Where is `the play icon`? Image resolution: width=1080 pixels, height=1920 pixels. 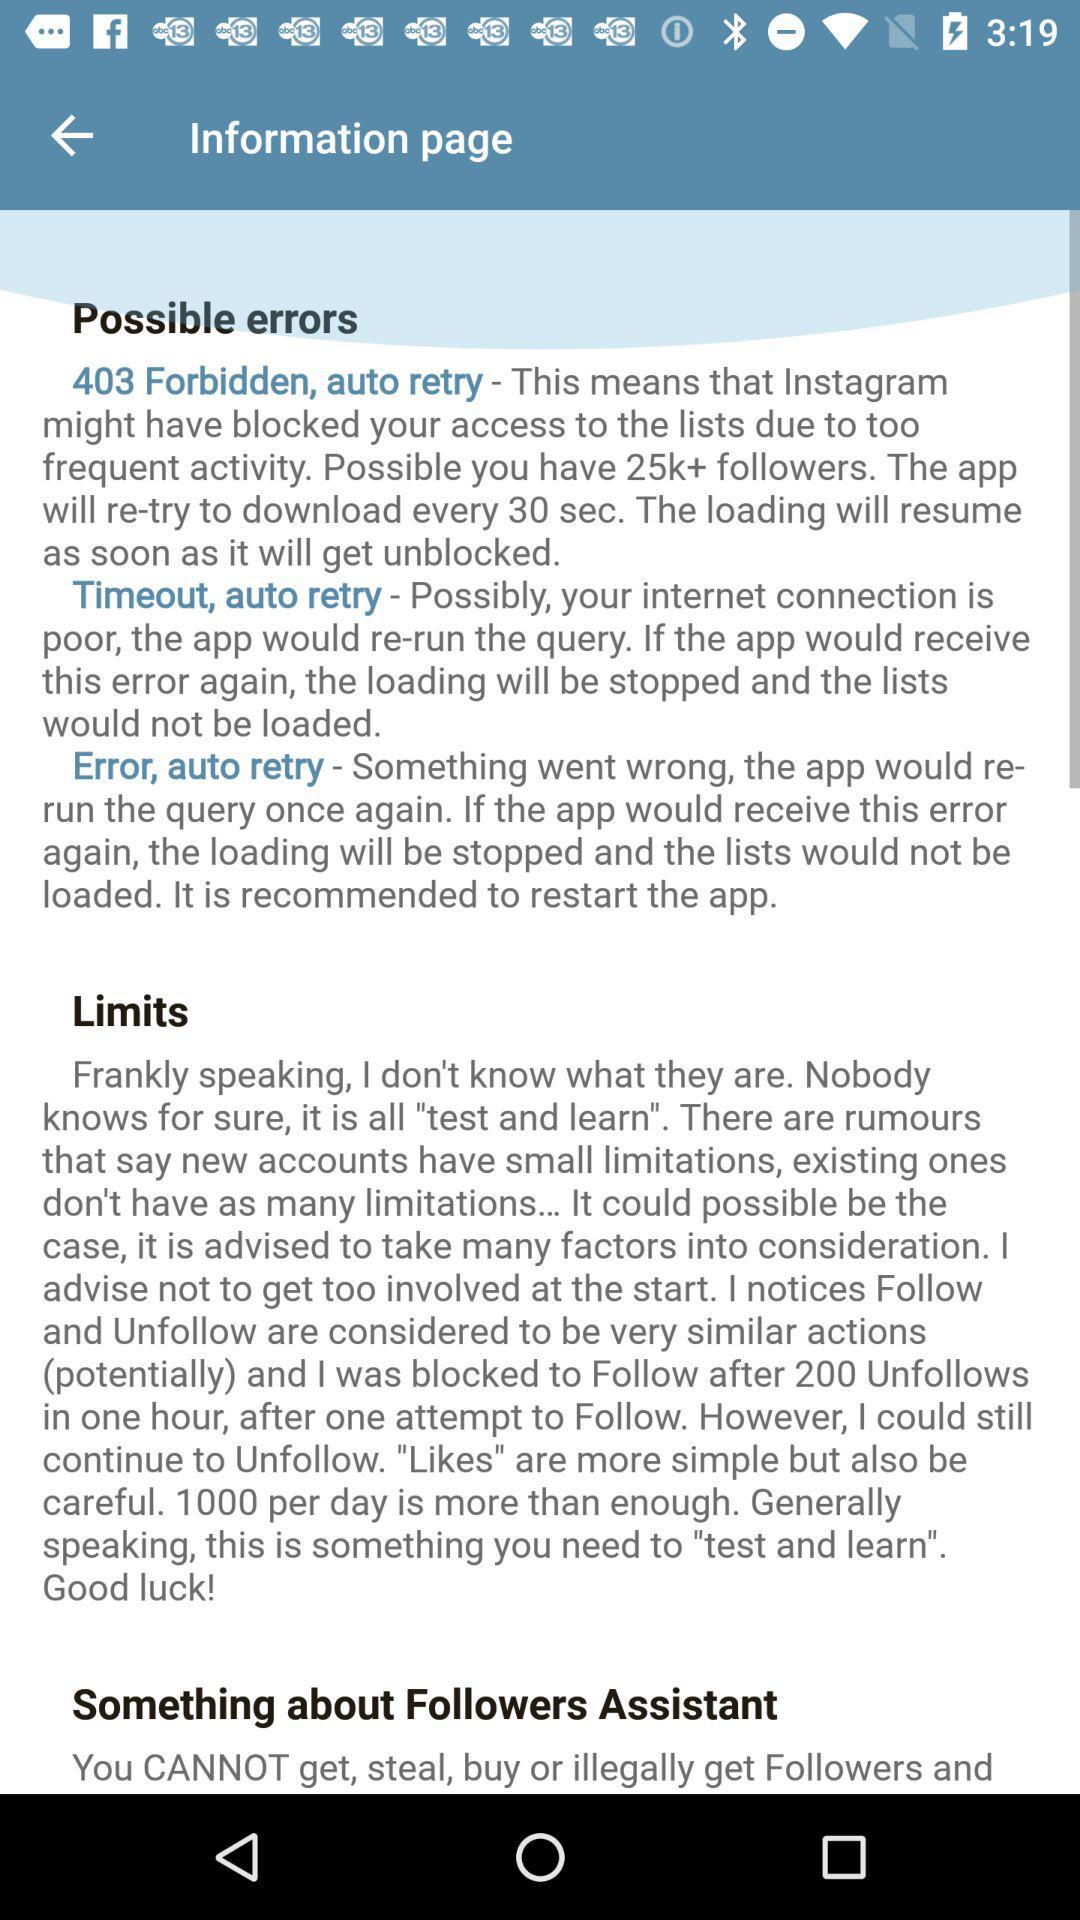
the play icon is located at coordinates (540, 1730).